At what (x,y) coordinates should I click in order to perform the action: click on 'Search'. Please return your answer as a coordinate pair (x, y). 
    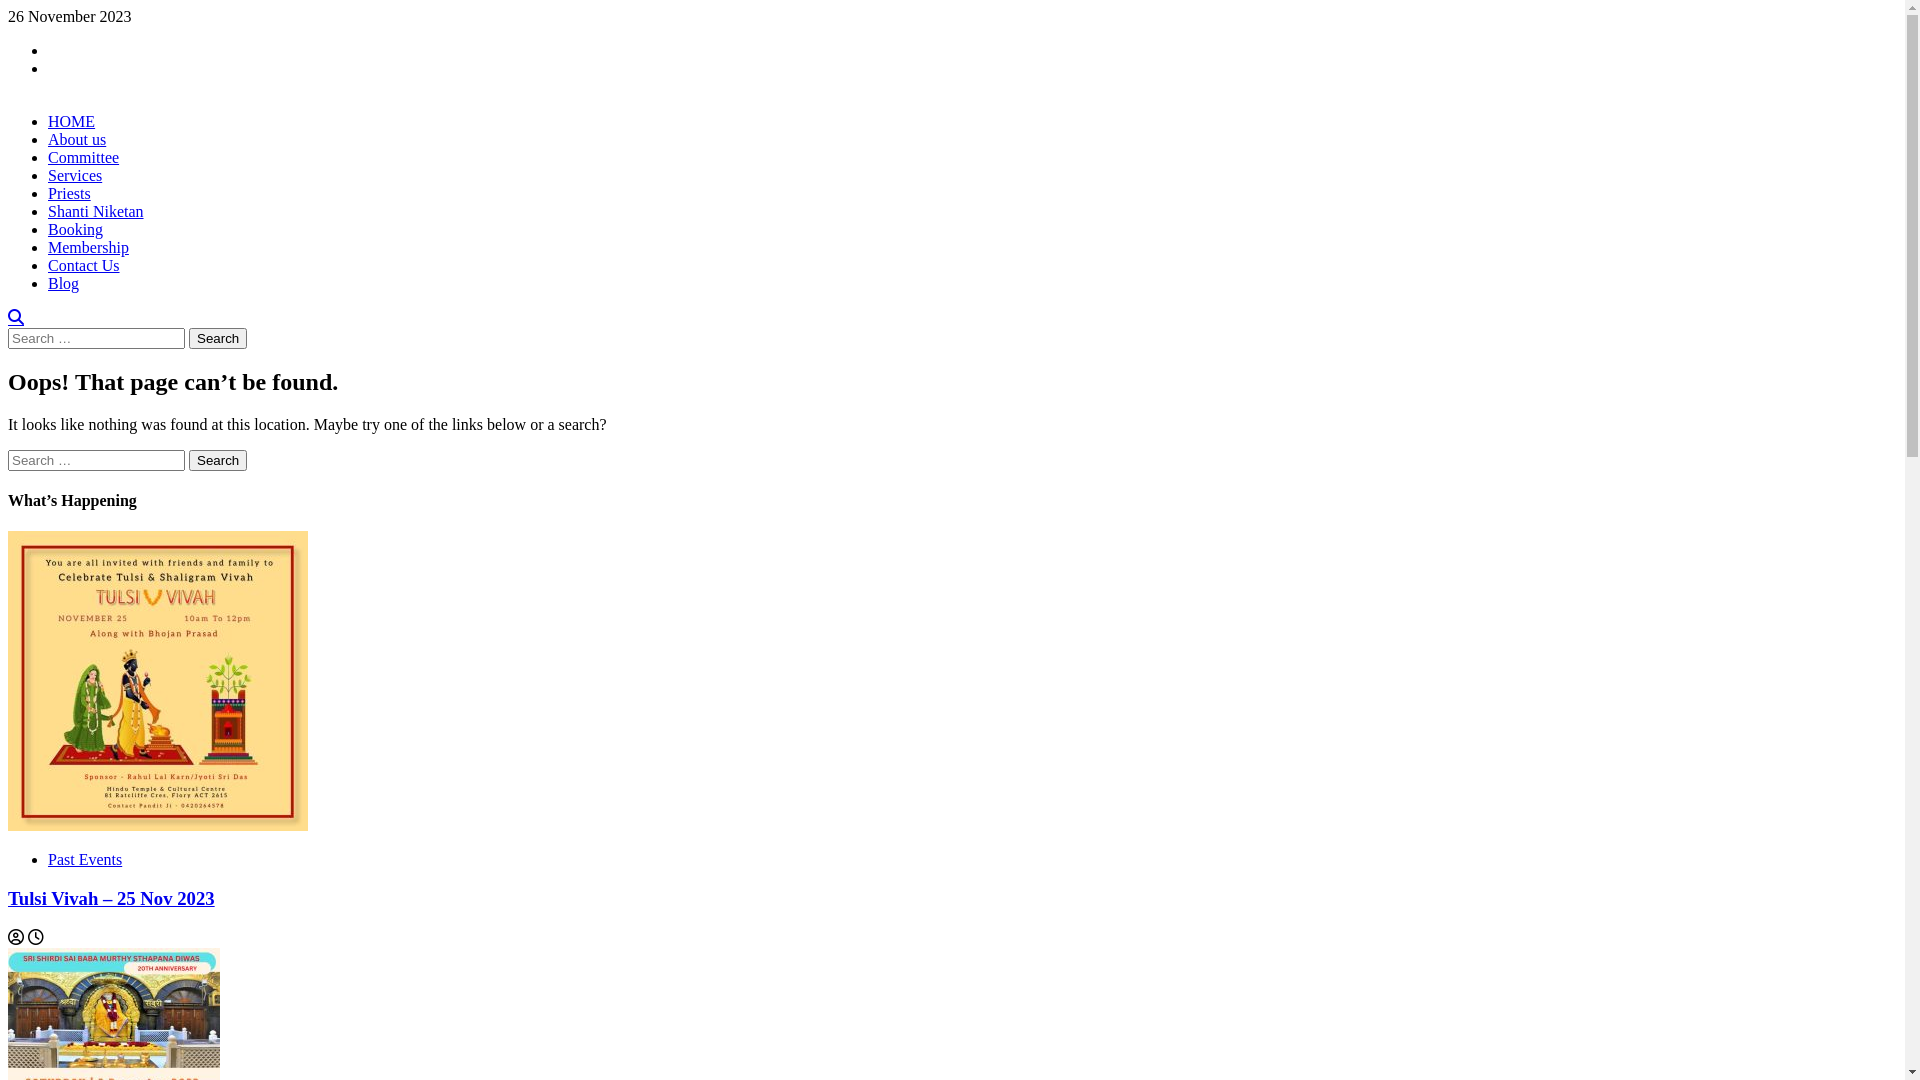
    Looking at the image, I should click on (217, 460).